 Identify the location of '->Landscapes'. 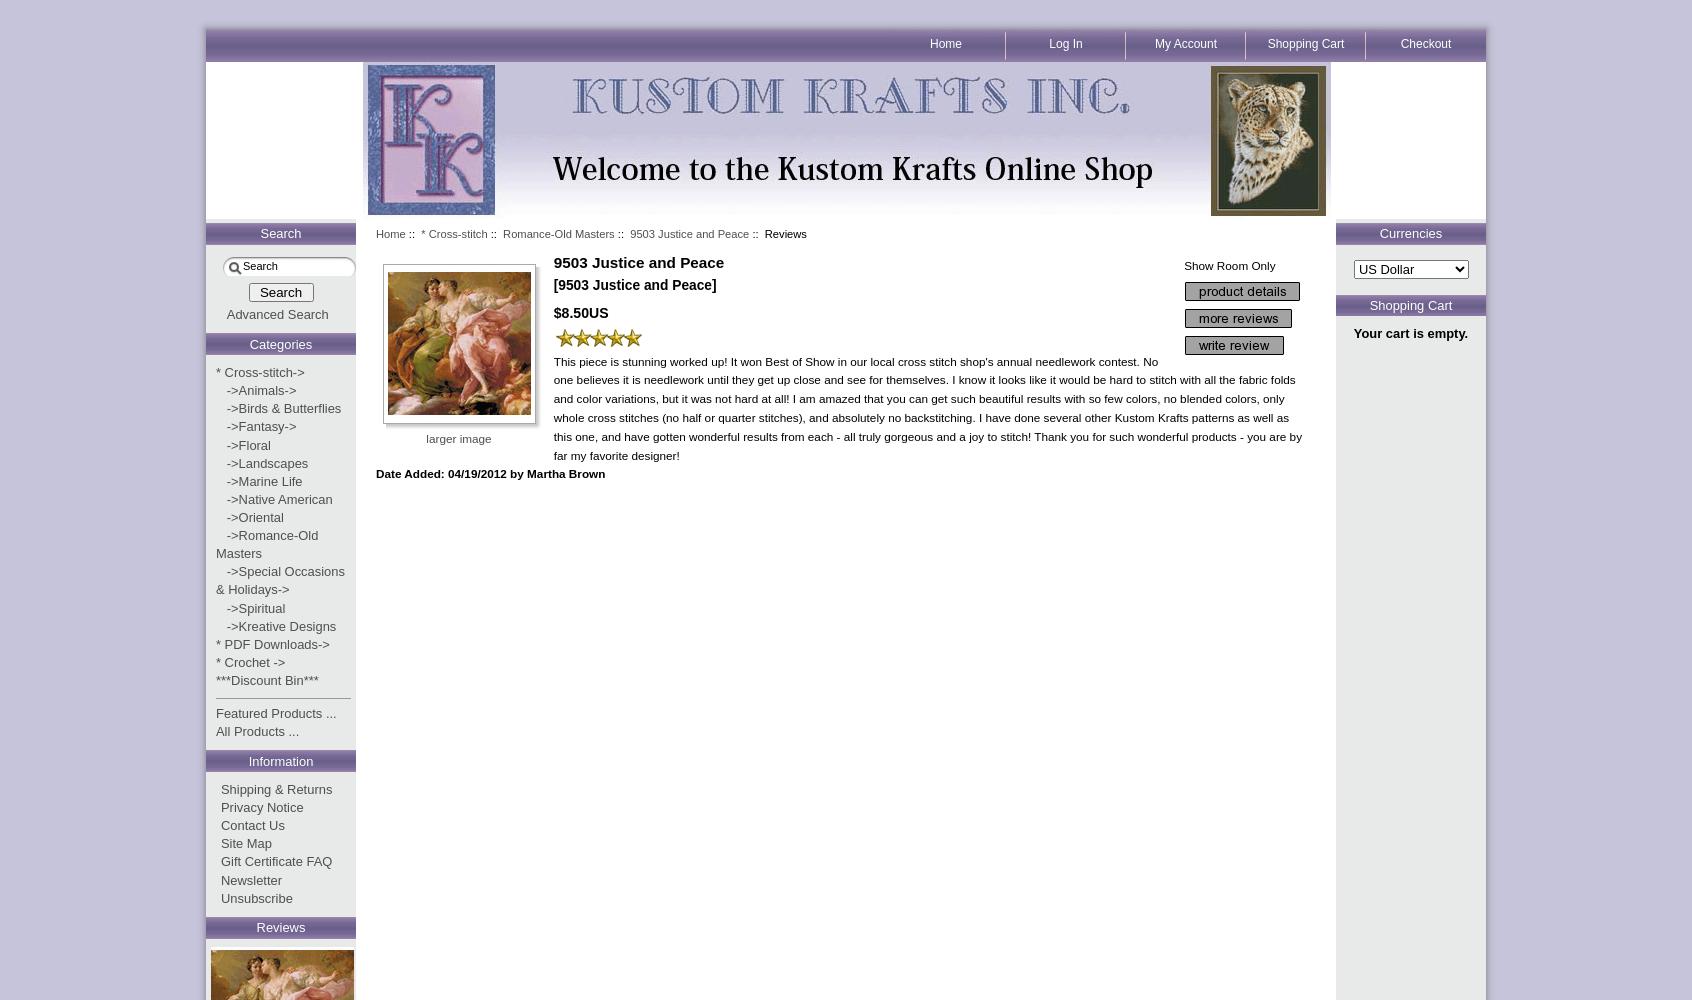
(261, 461).